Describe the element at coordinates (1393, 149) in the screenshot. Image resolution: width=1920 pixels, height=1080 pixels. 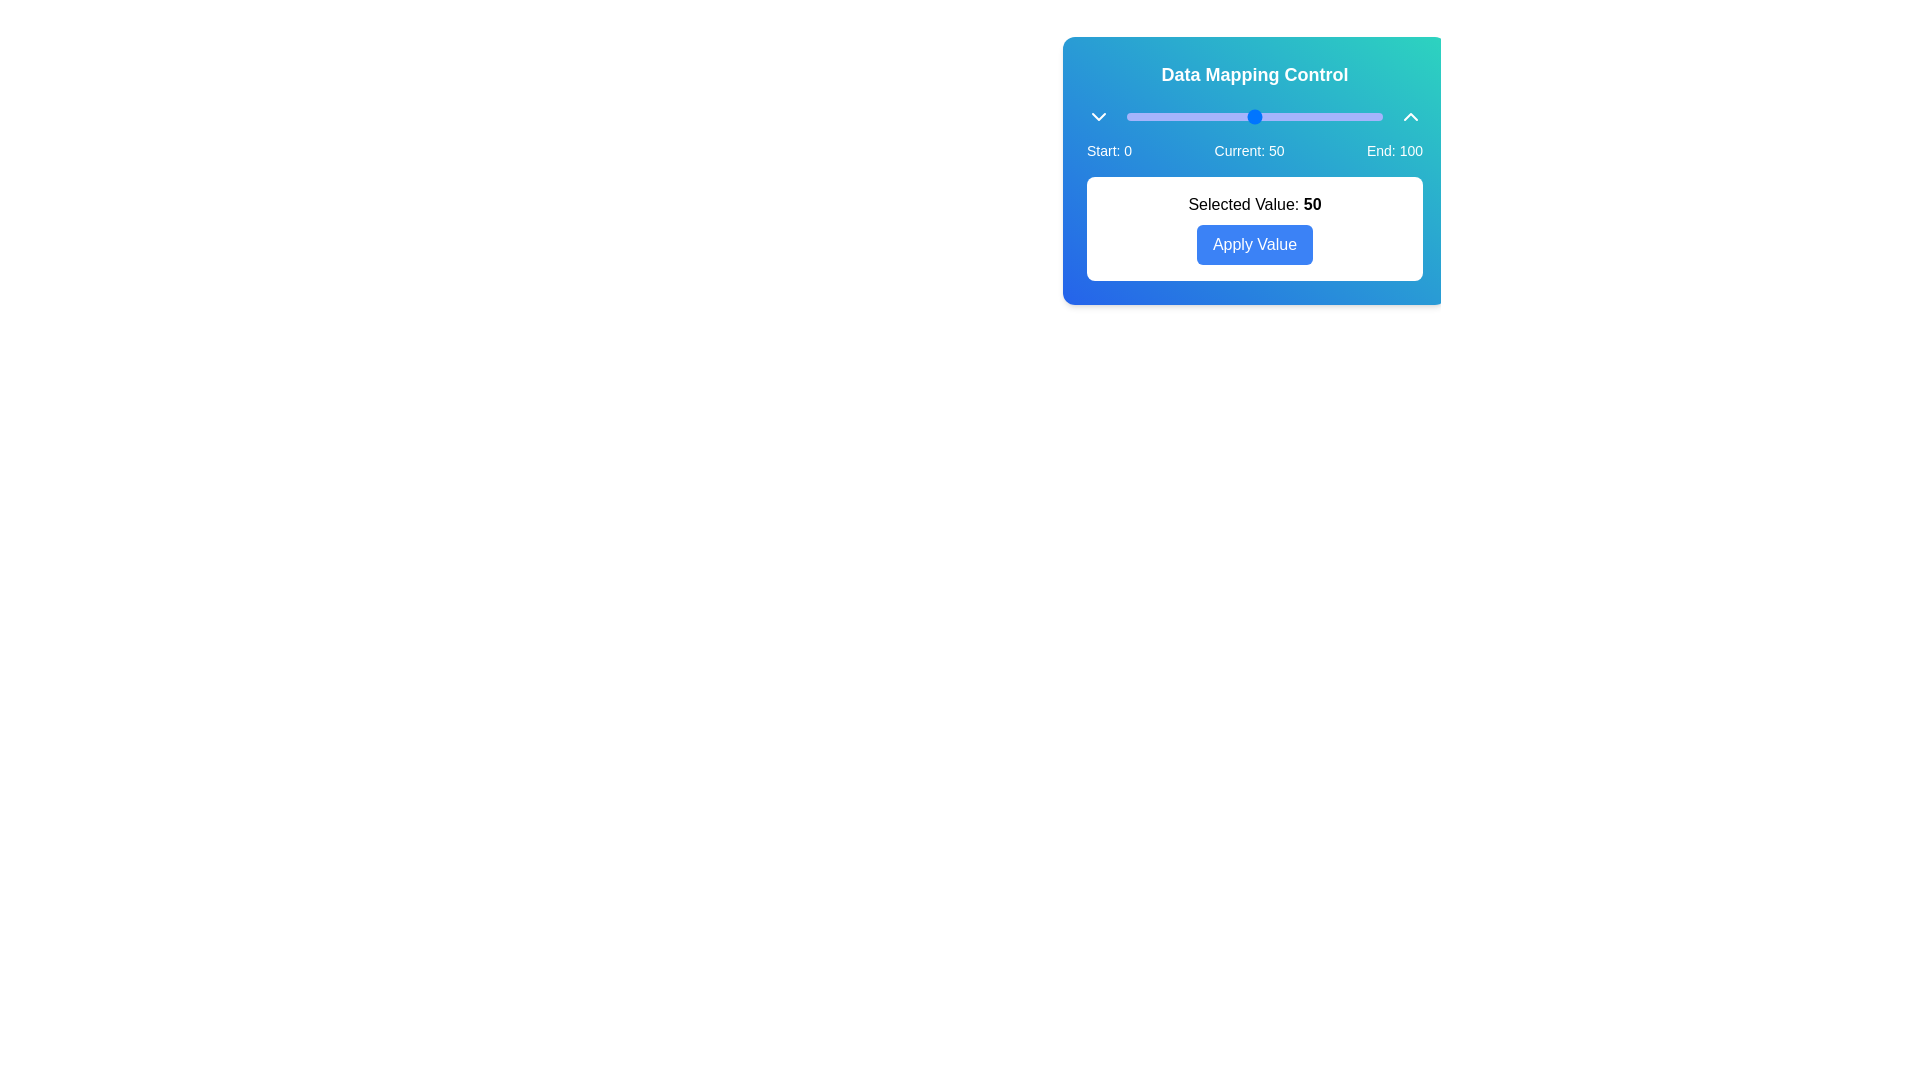
I see `the Text Label displaying 'End: 100', which is located towards the upper-right corner of the component, beneath the slider element` at that location.